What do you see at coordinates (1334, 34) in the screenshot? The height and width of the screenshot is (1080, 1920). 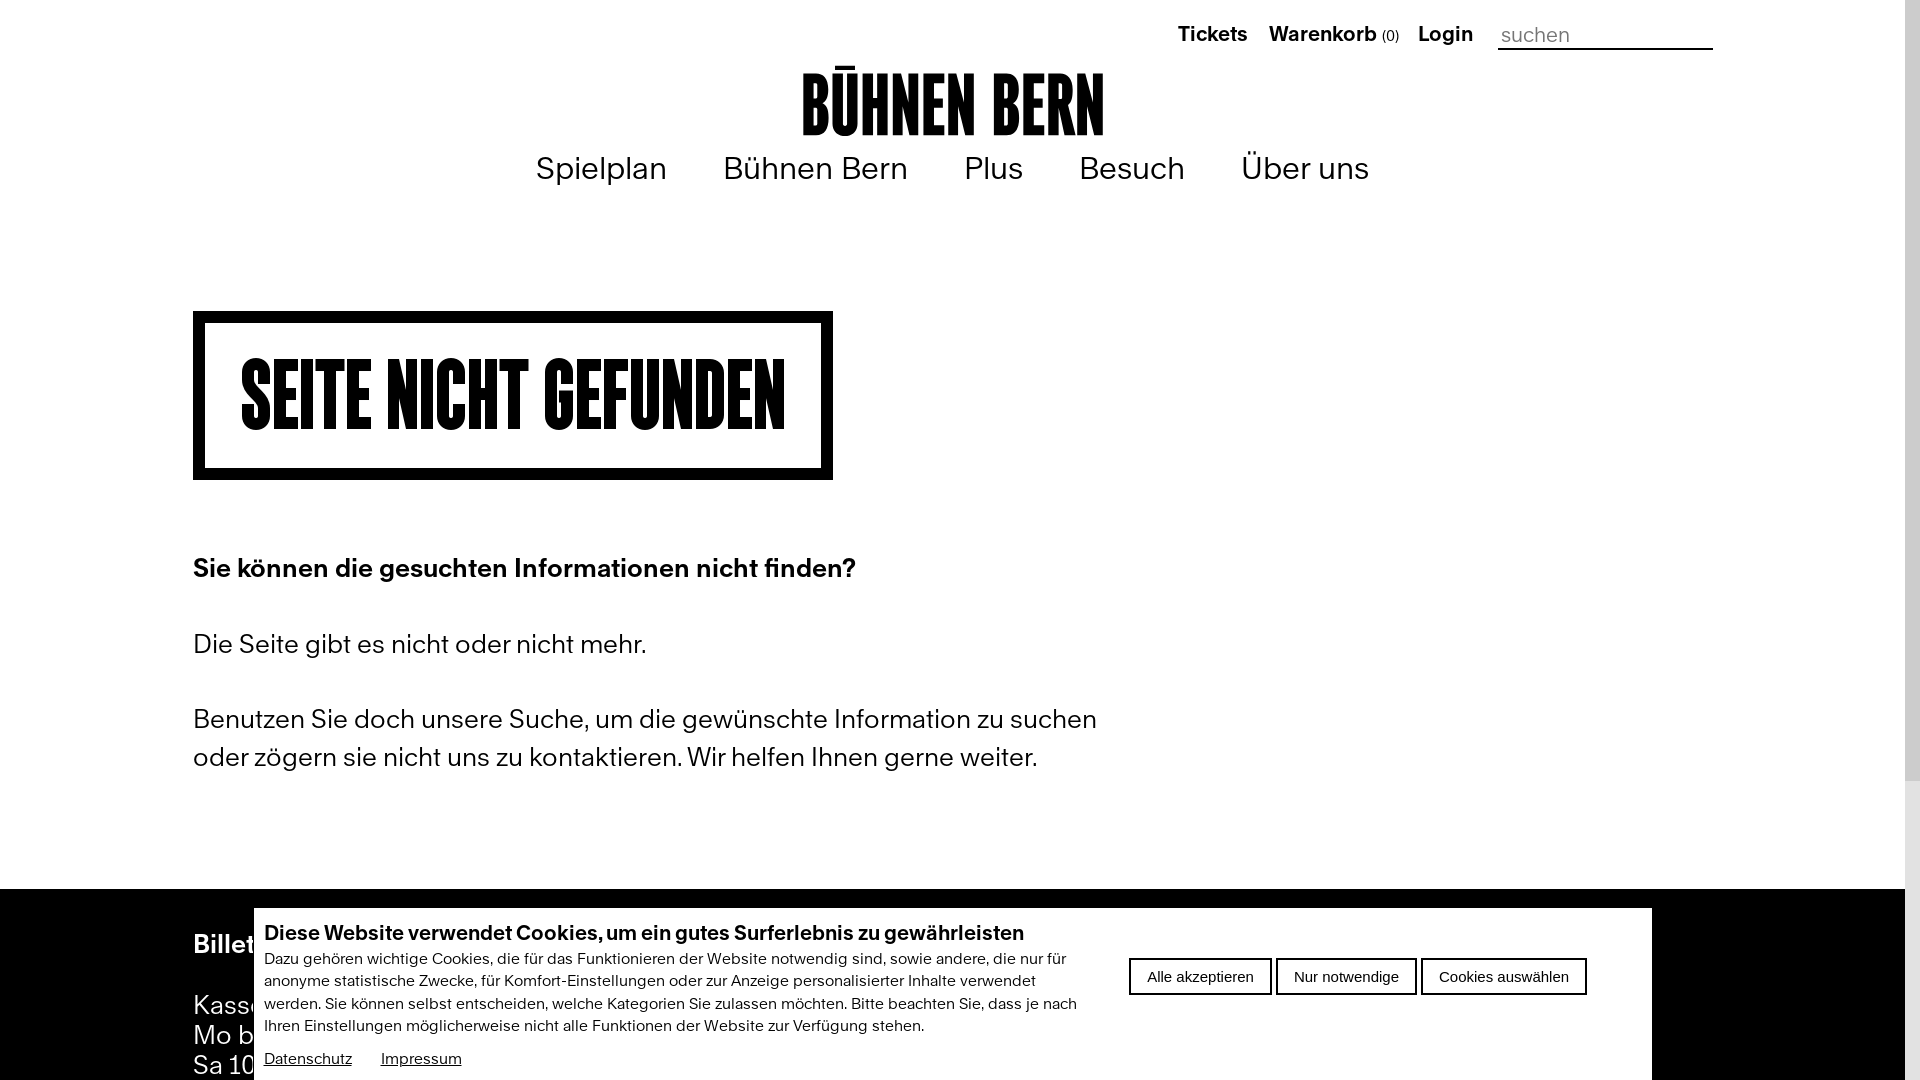 I see `'Warenkorb(0)'` at bounding box center [1334, 34].